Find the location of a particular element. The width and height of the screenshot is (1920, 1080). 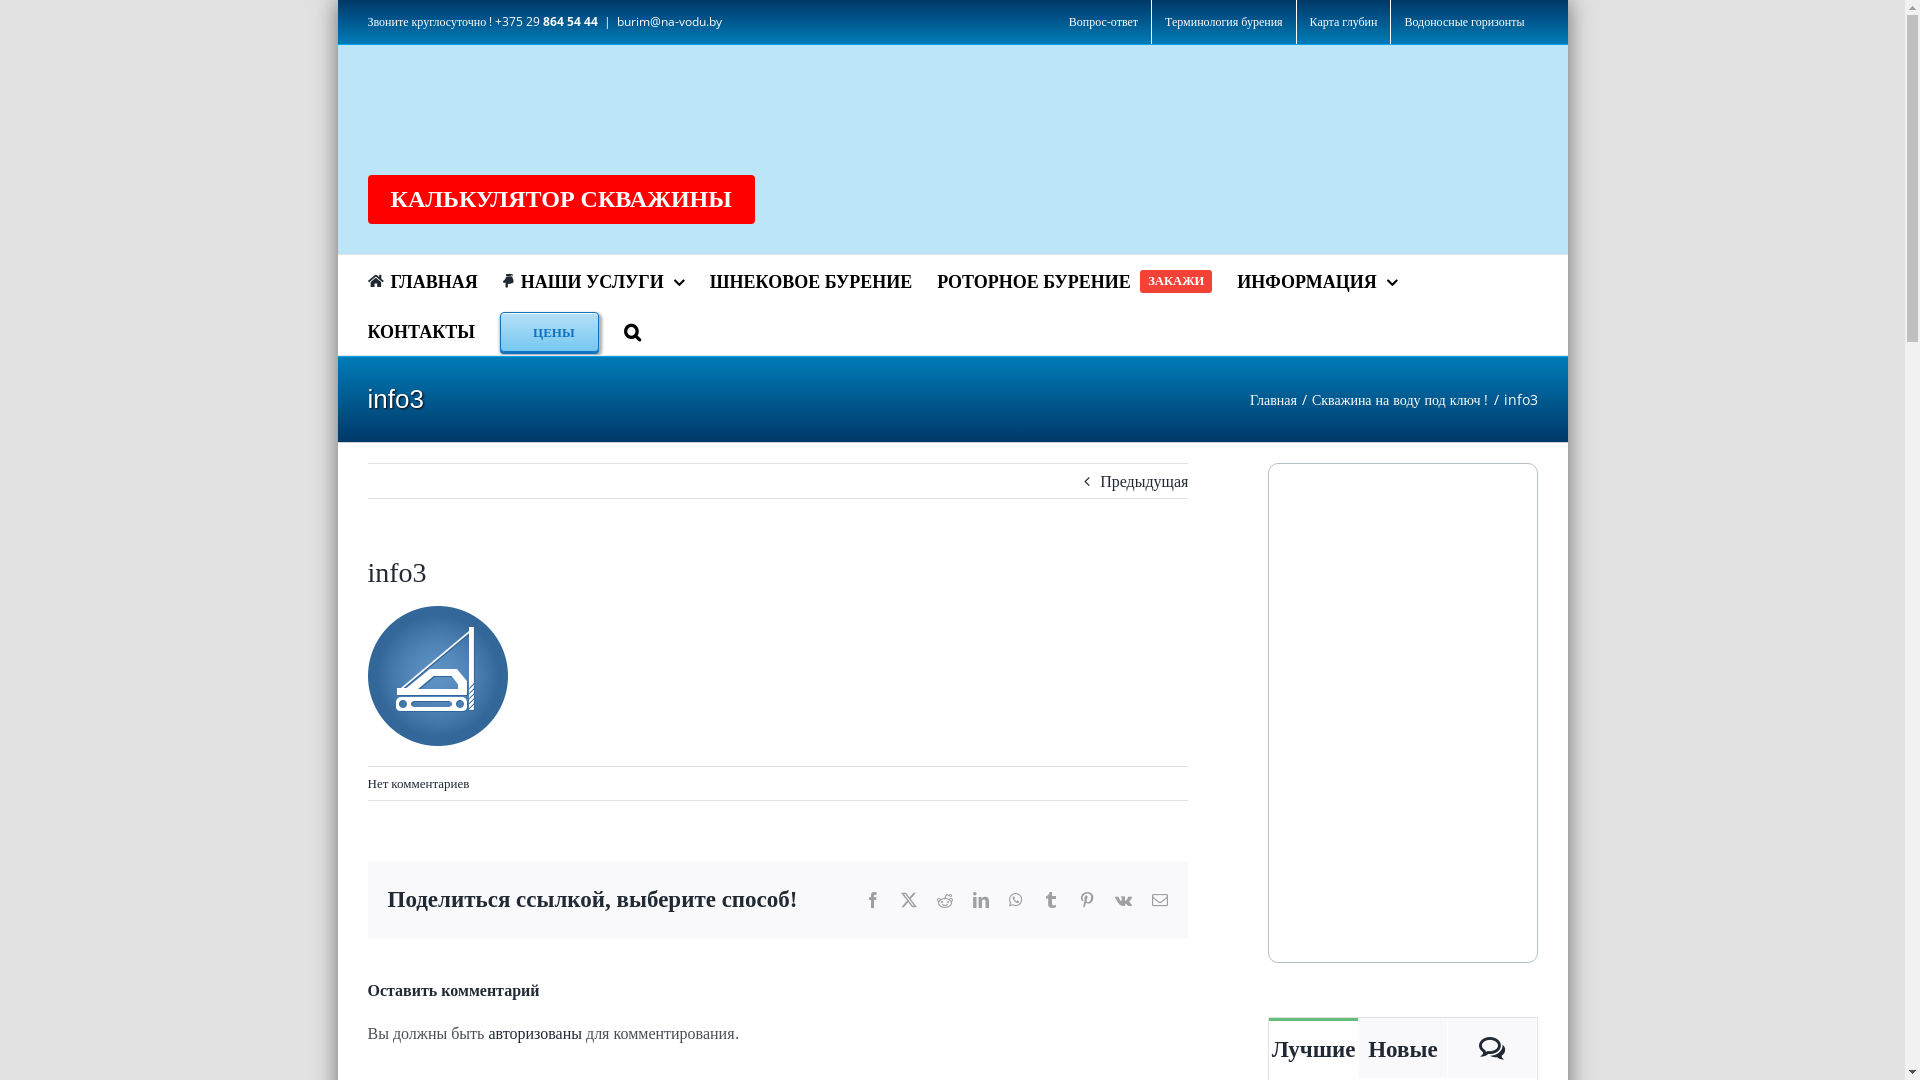

'Twitter' is located at coordinates (907, 898).